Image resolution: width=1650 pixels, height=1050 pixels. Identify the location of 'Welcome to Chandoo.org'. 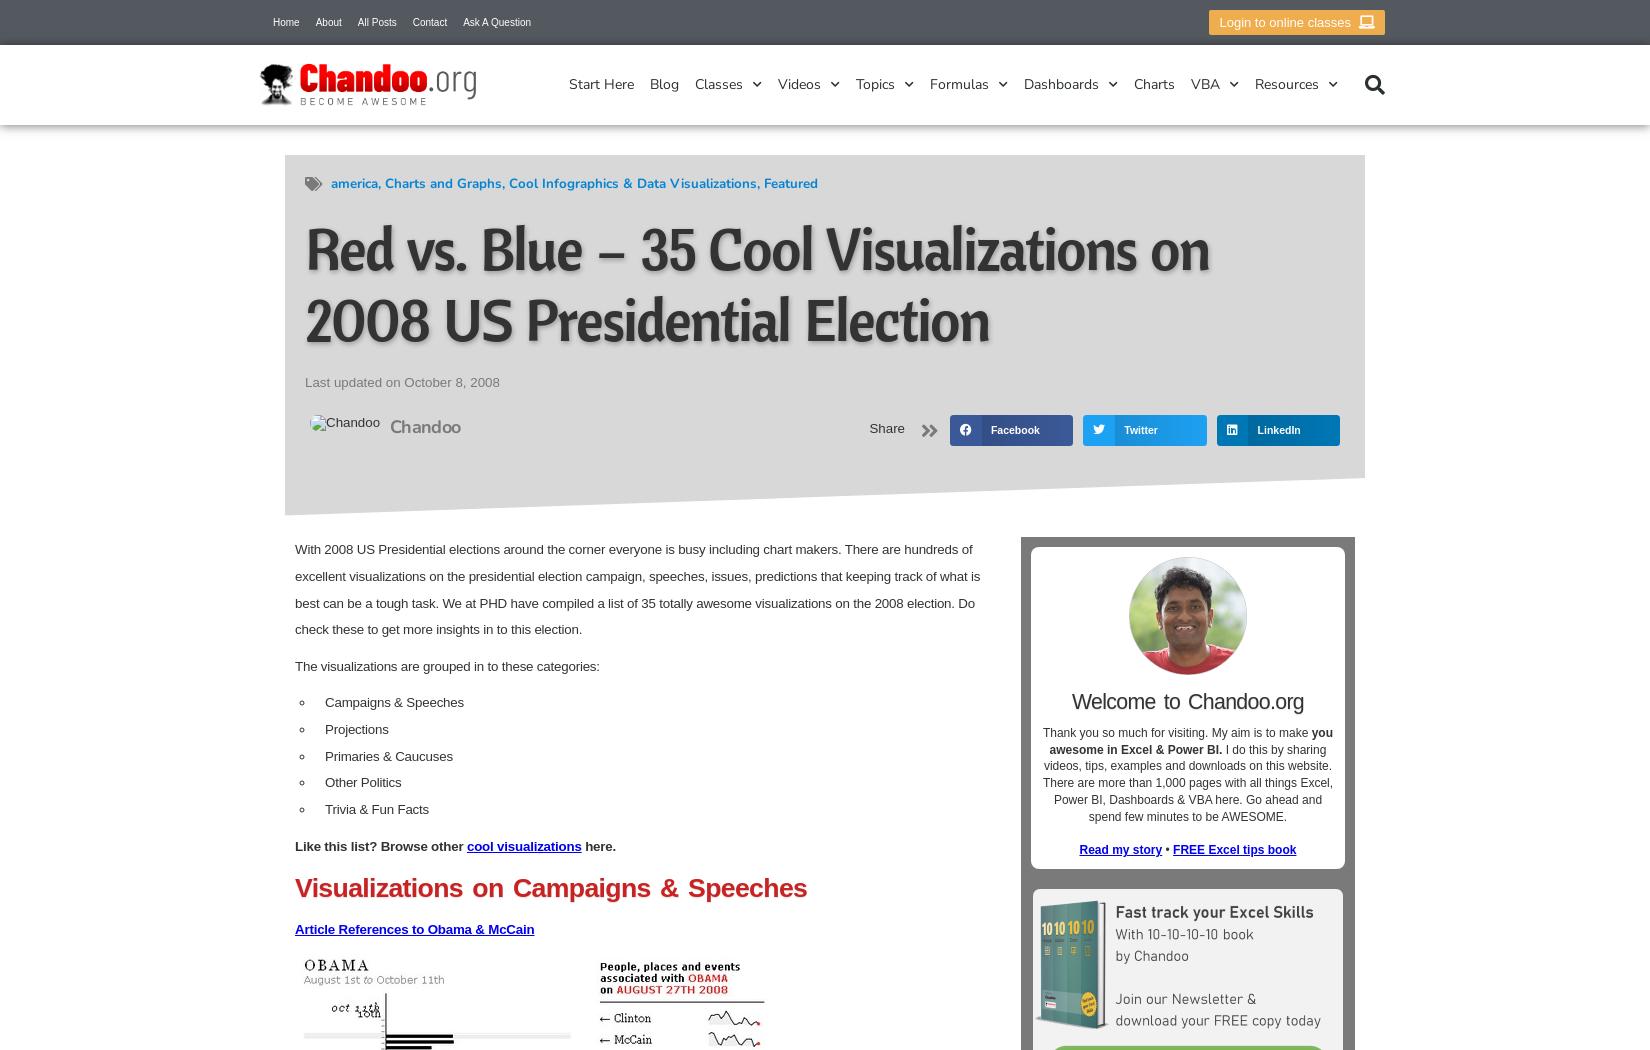
(1187, 700).